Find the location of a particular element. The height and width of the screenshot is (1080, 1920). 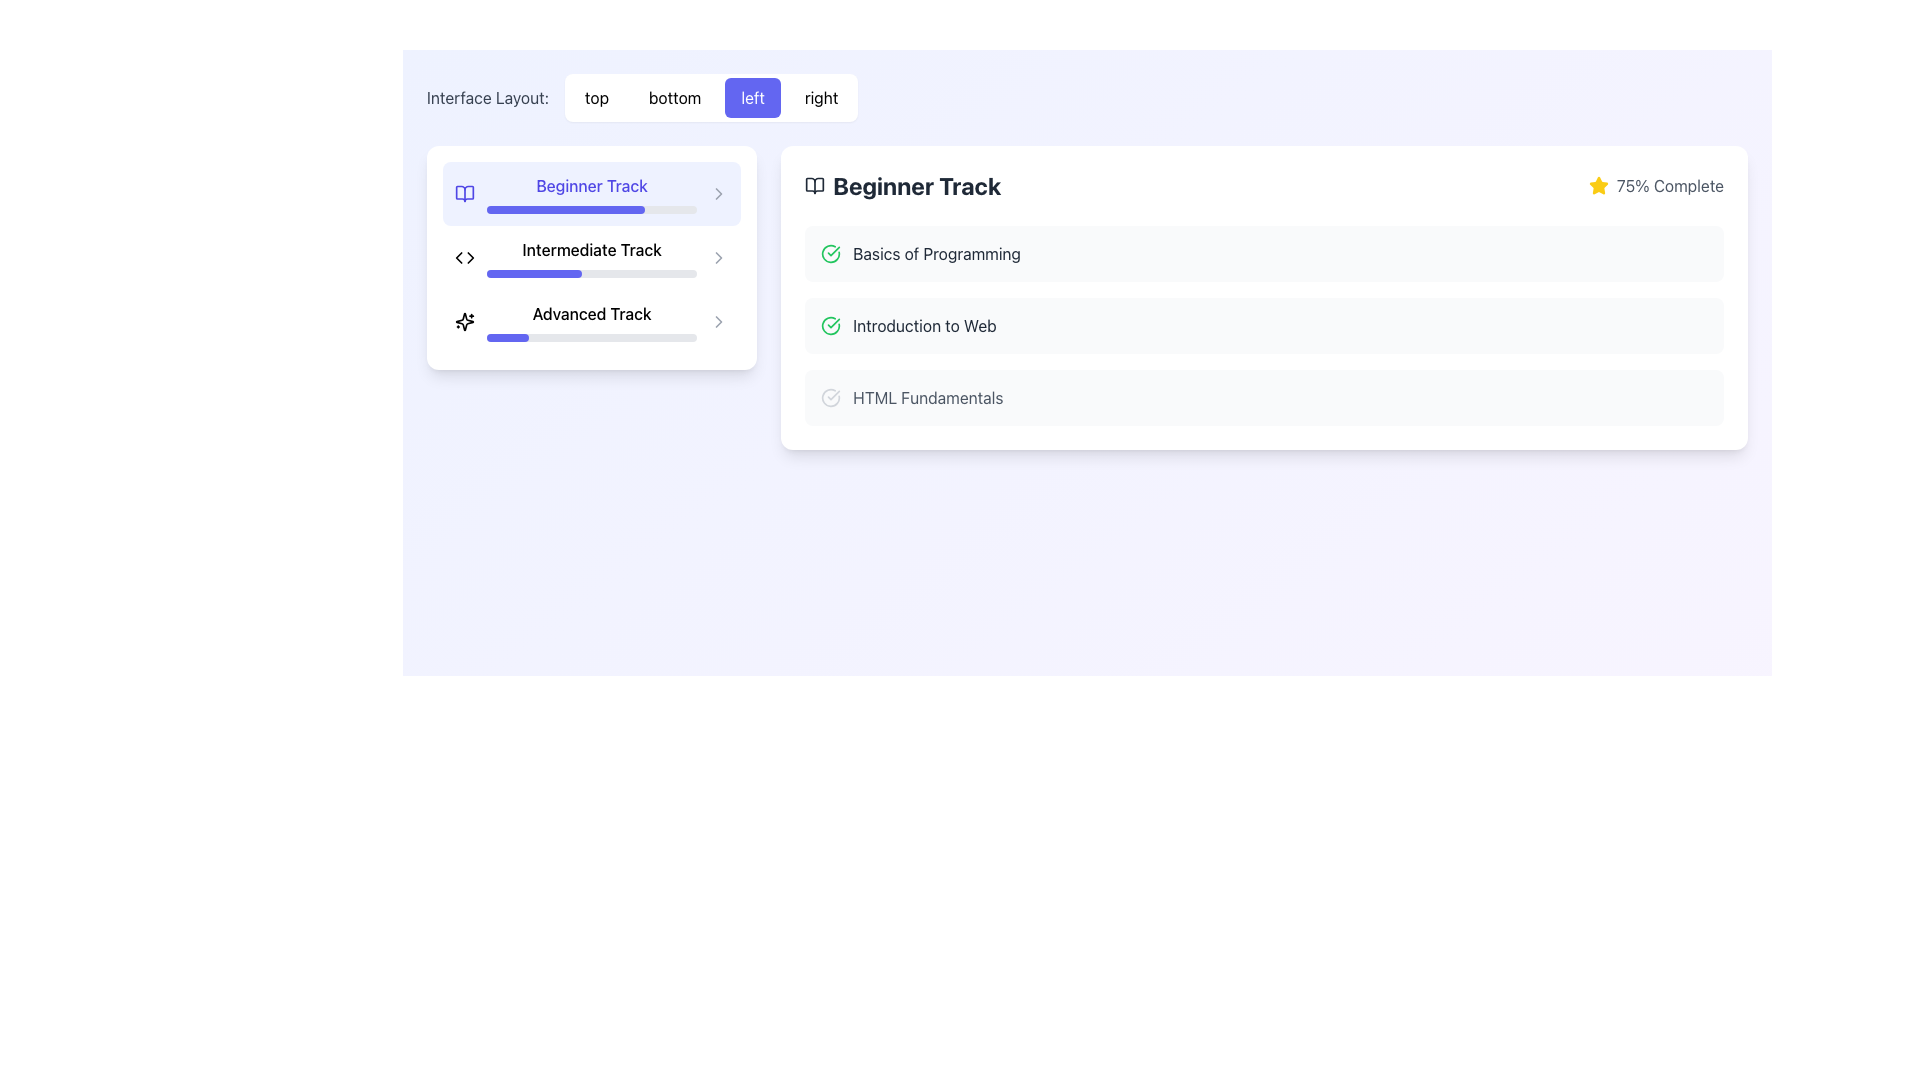

the decorative icon for the 'Advanced Track' label, which is the third icon in the list on the left panel is located at coordinates (464, 320).